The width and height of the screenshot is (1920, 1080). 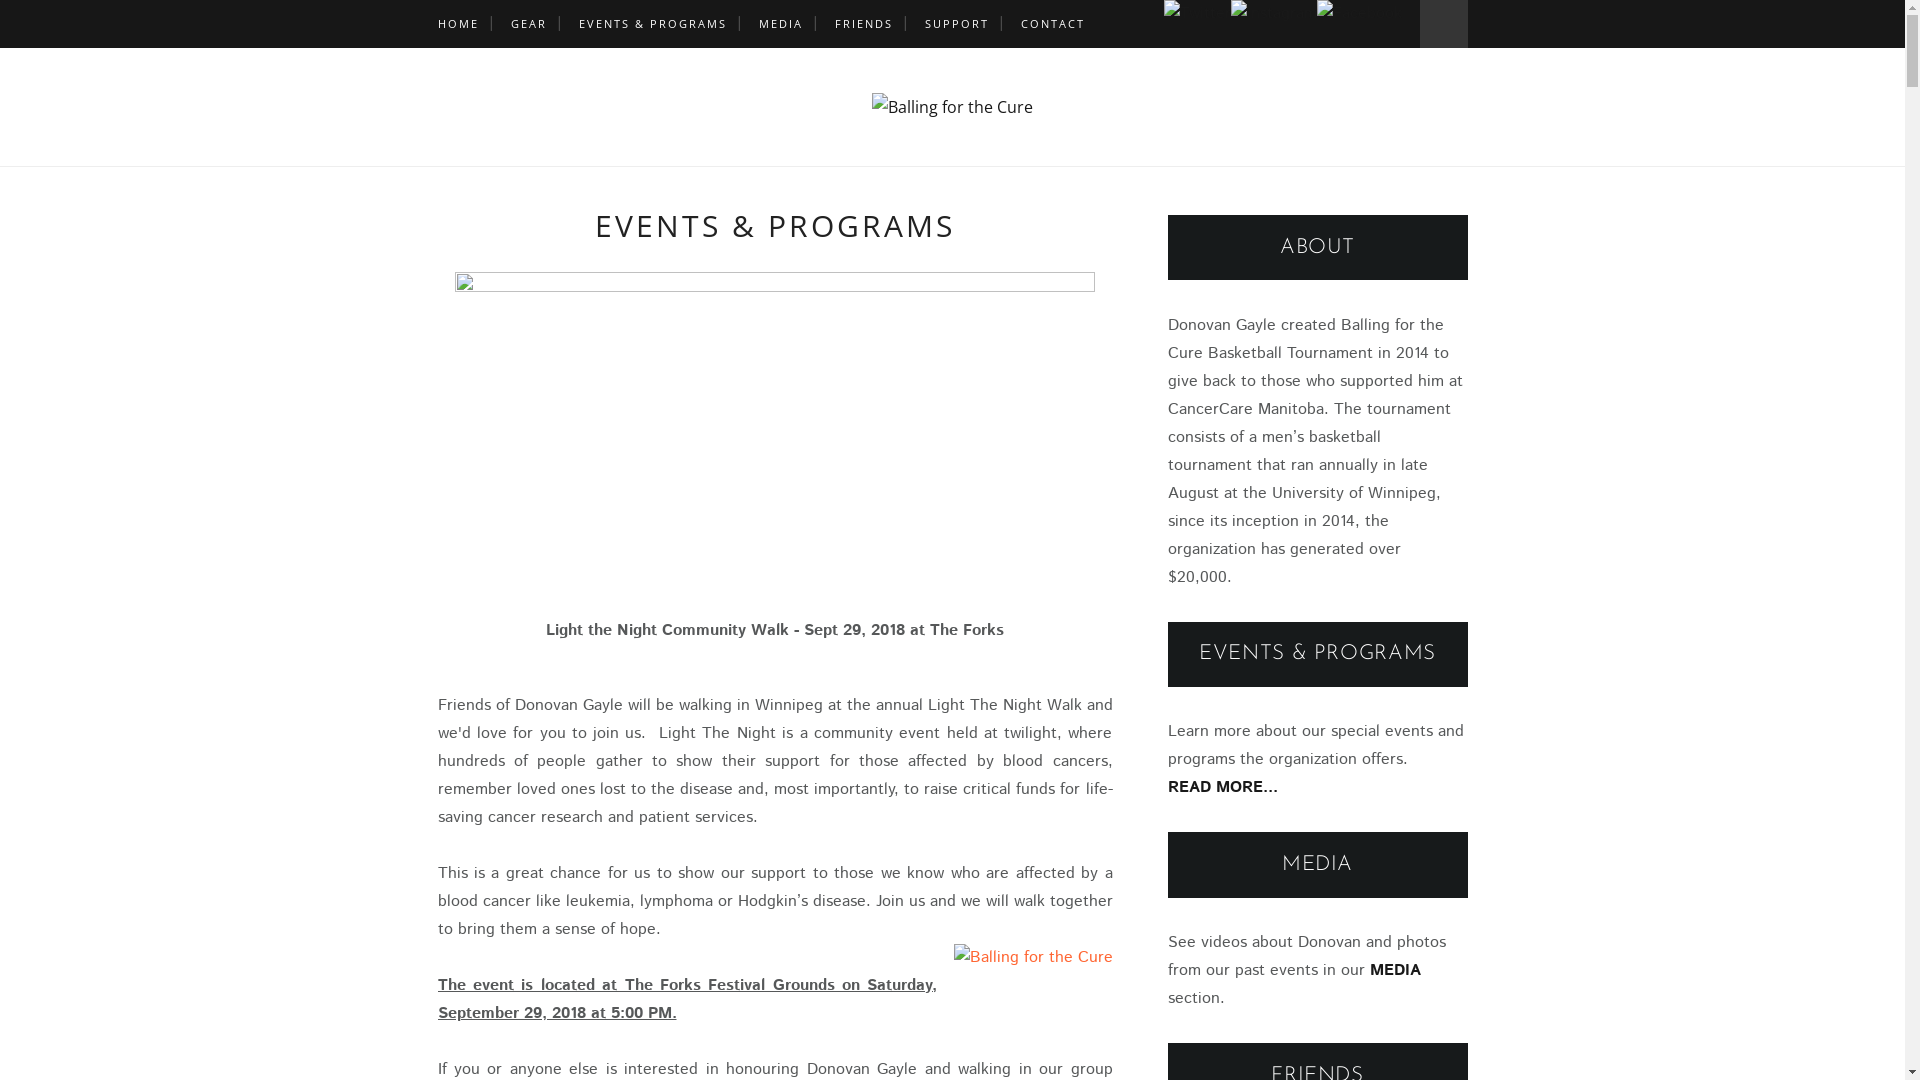 I want to click on 'CONTACT', so click(x=1050, y=23).